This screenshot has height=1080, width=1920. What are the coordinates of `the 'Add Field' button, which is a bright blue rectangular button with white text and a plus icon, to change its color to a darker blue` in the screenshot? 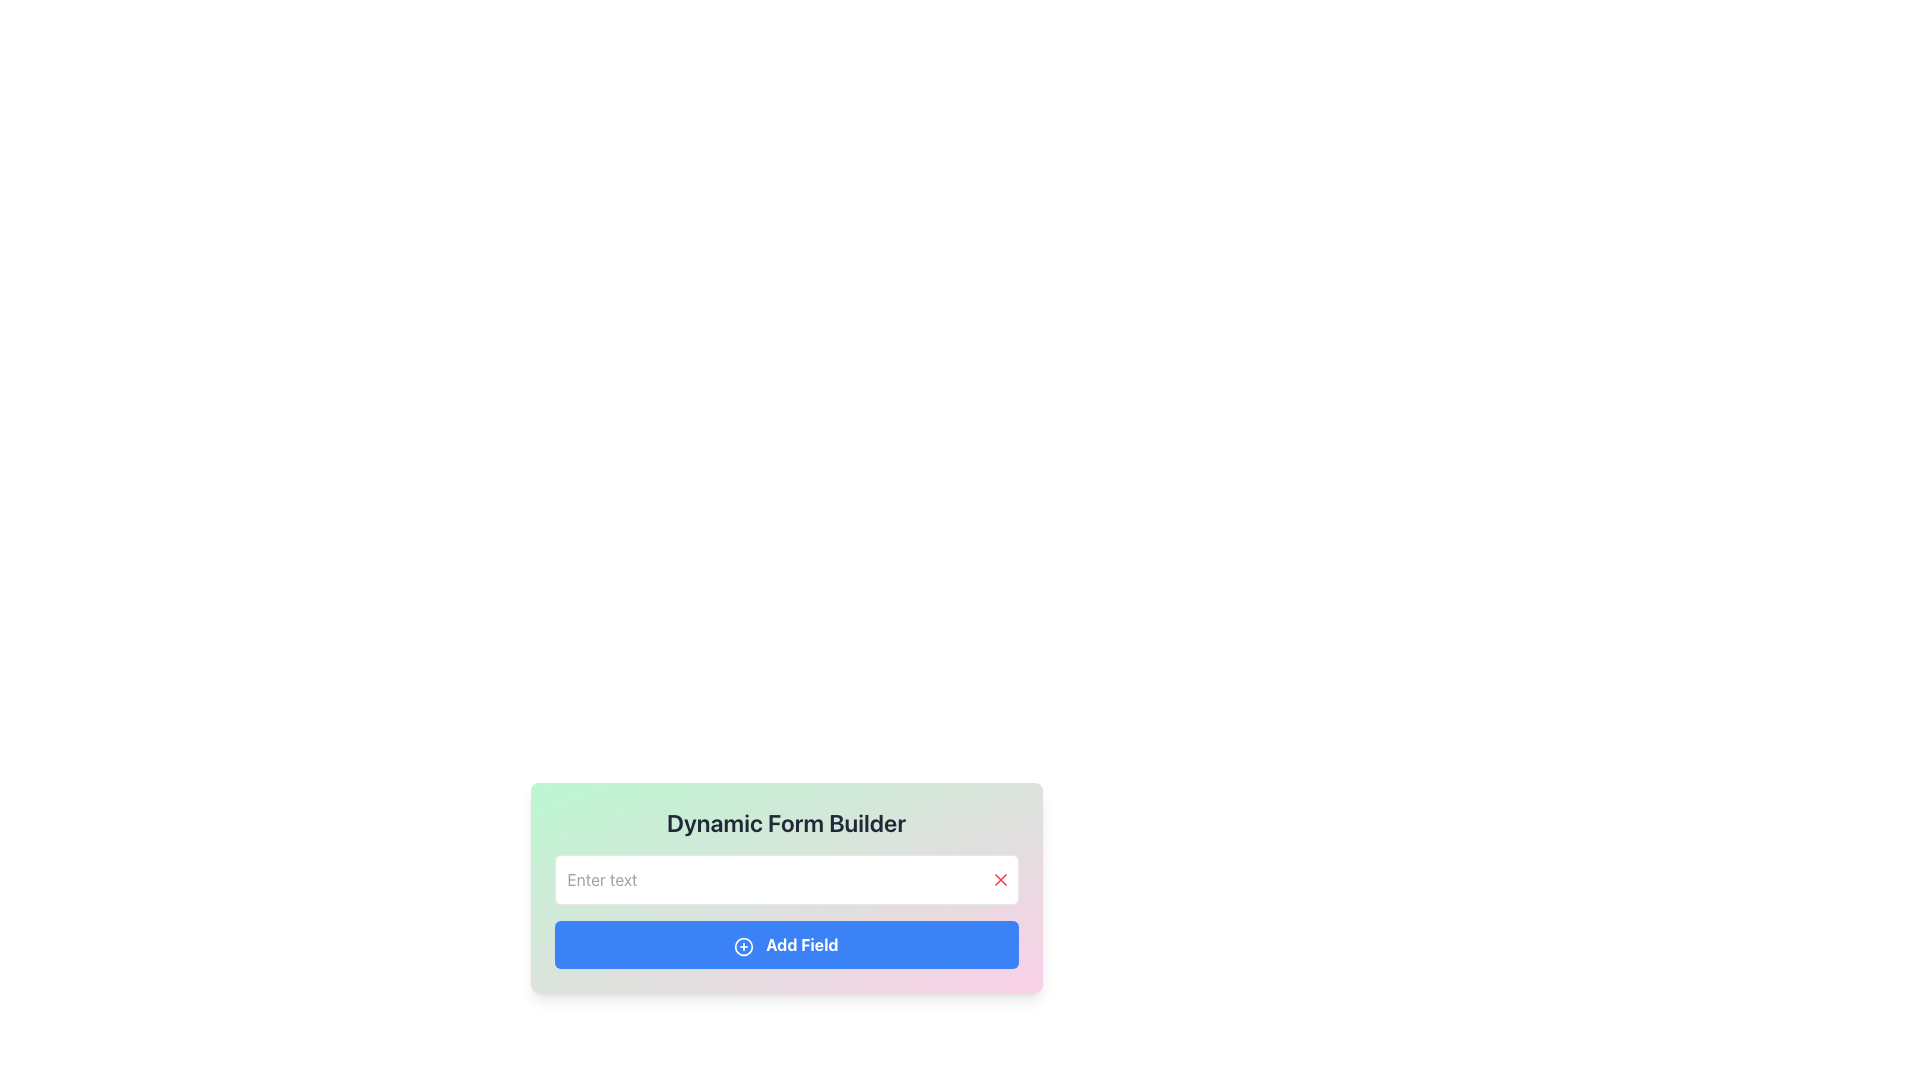 It's located at (785, 945).